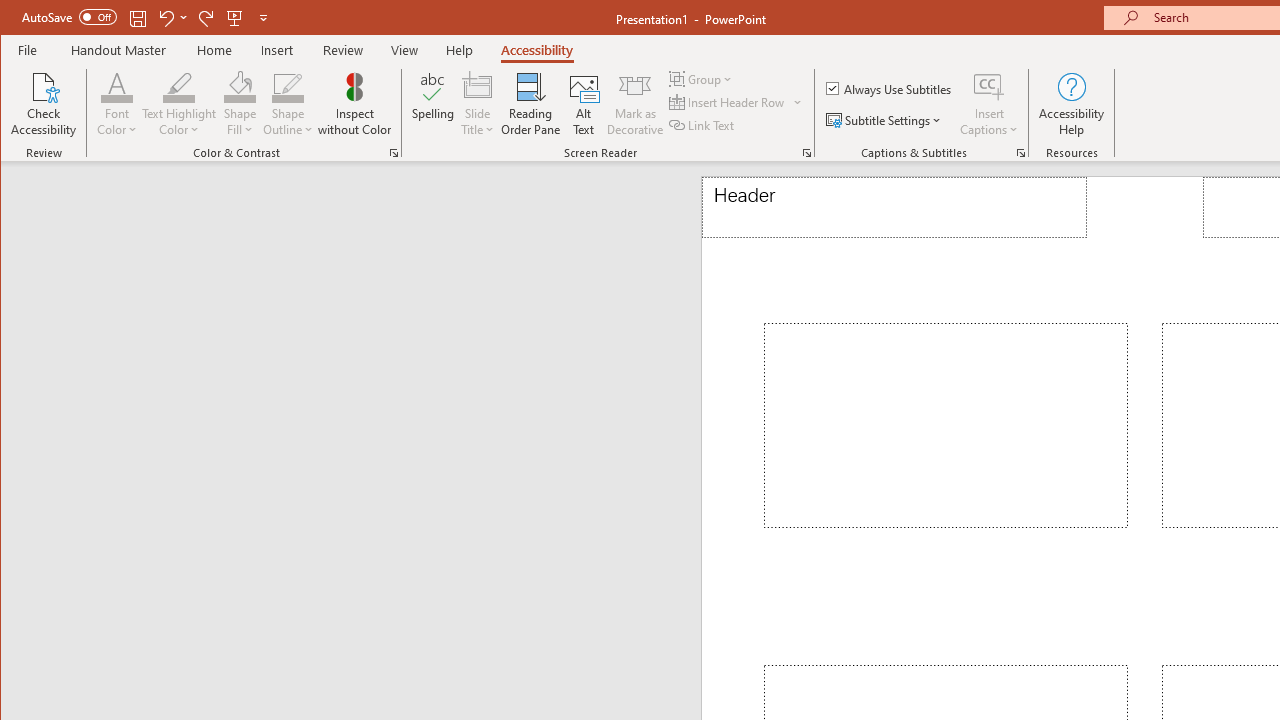  What do you see at coordinates (1071, 104) in the screenshot?
I see `'Accessibility Help'` at bounding box center [1071, 104].